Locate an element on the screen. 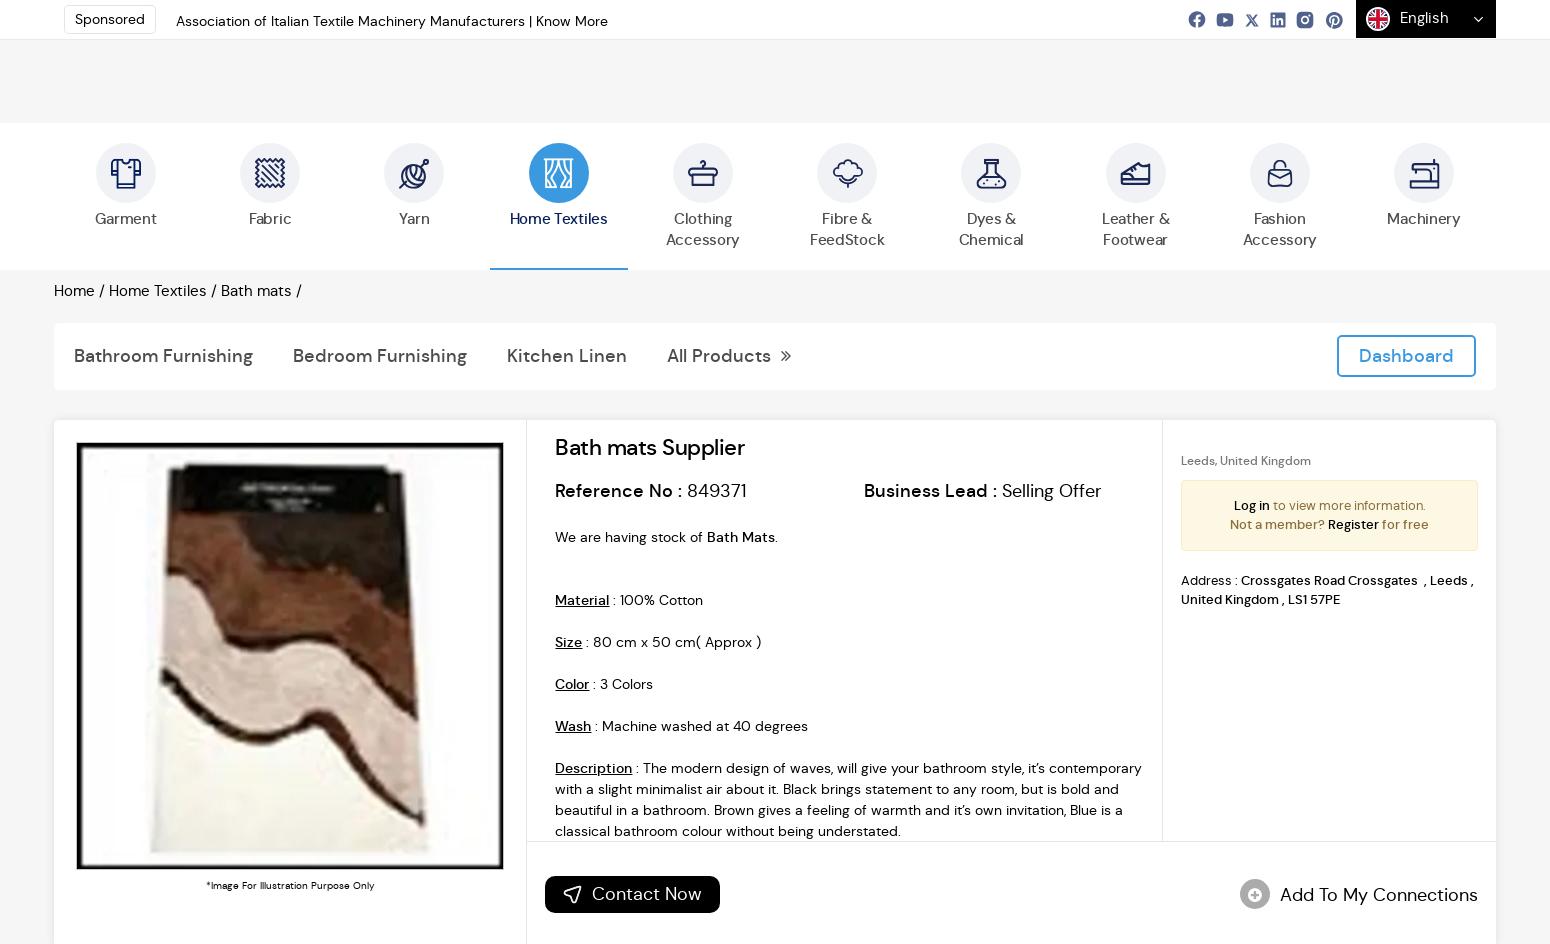 This screenshot has height=944, width=1550. 'Bathroom Solid Bath Mats' is located at coordinates (807, 663).